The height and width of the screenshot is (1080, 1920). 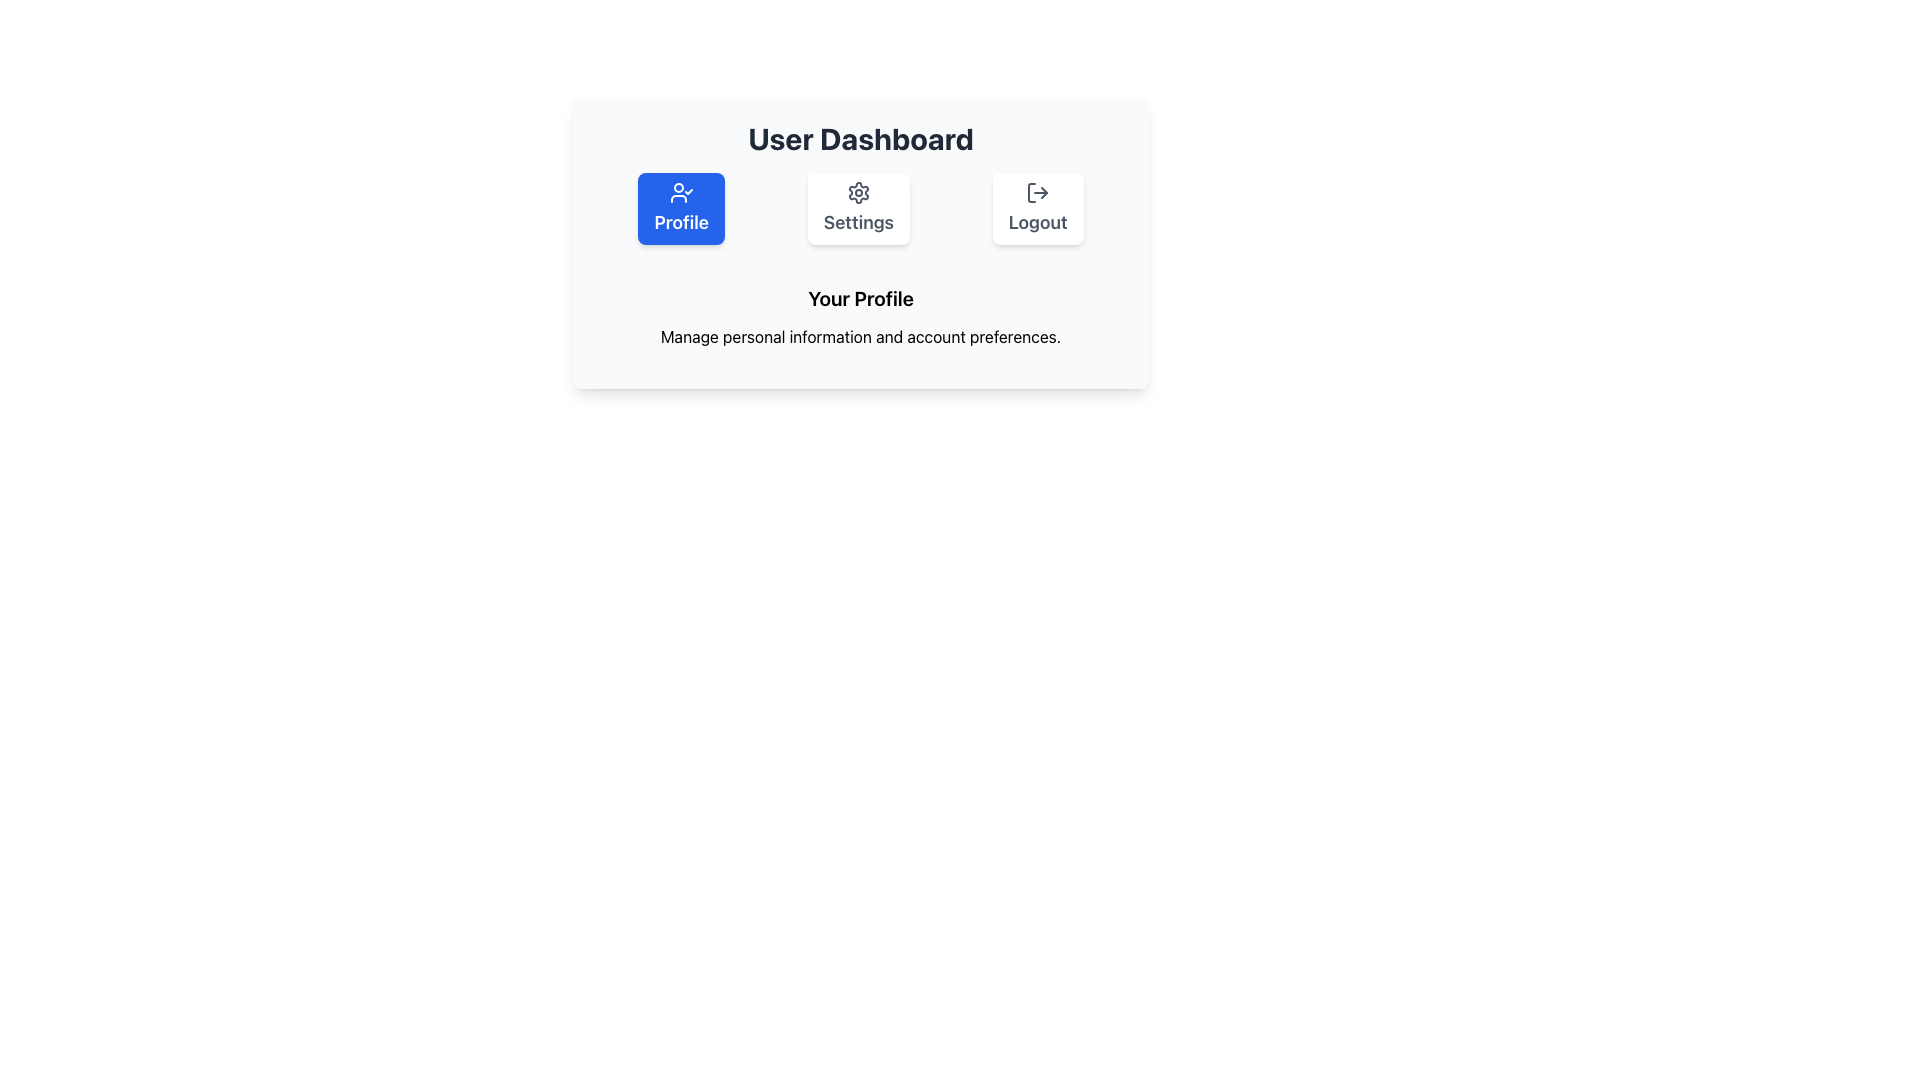 What do you see at coordinates (681, 223) in the screenshot?
I see `the 'Profile' button, which contains the text label providing a description for the user profile section, located in the first button on the left under 'User Dashboard'` at bounding box center [681, 223].